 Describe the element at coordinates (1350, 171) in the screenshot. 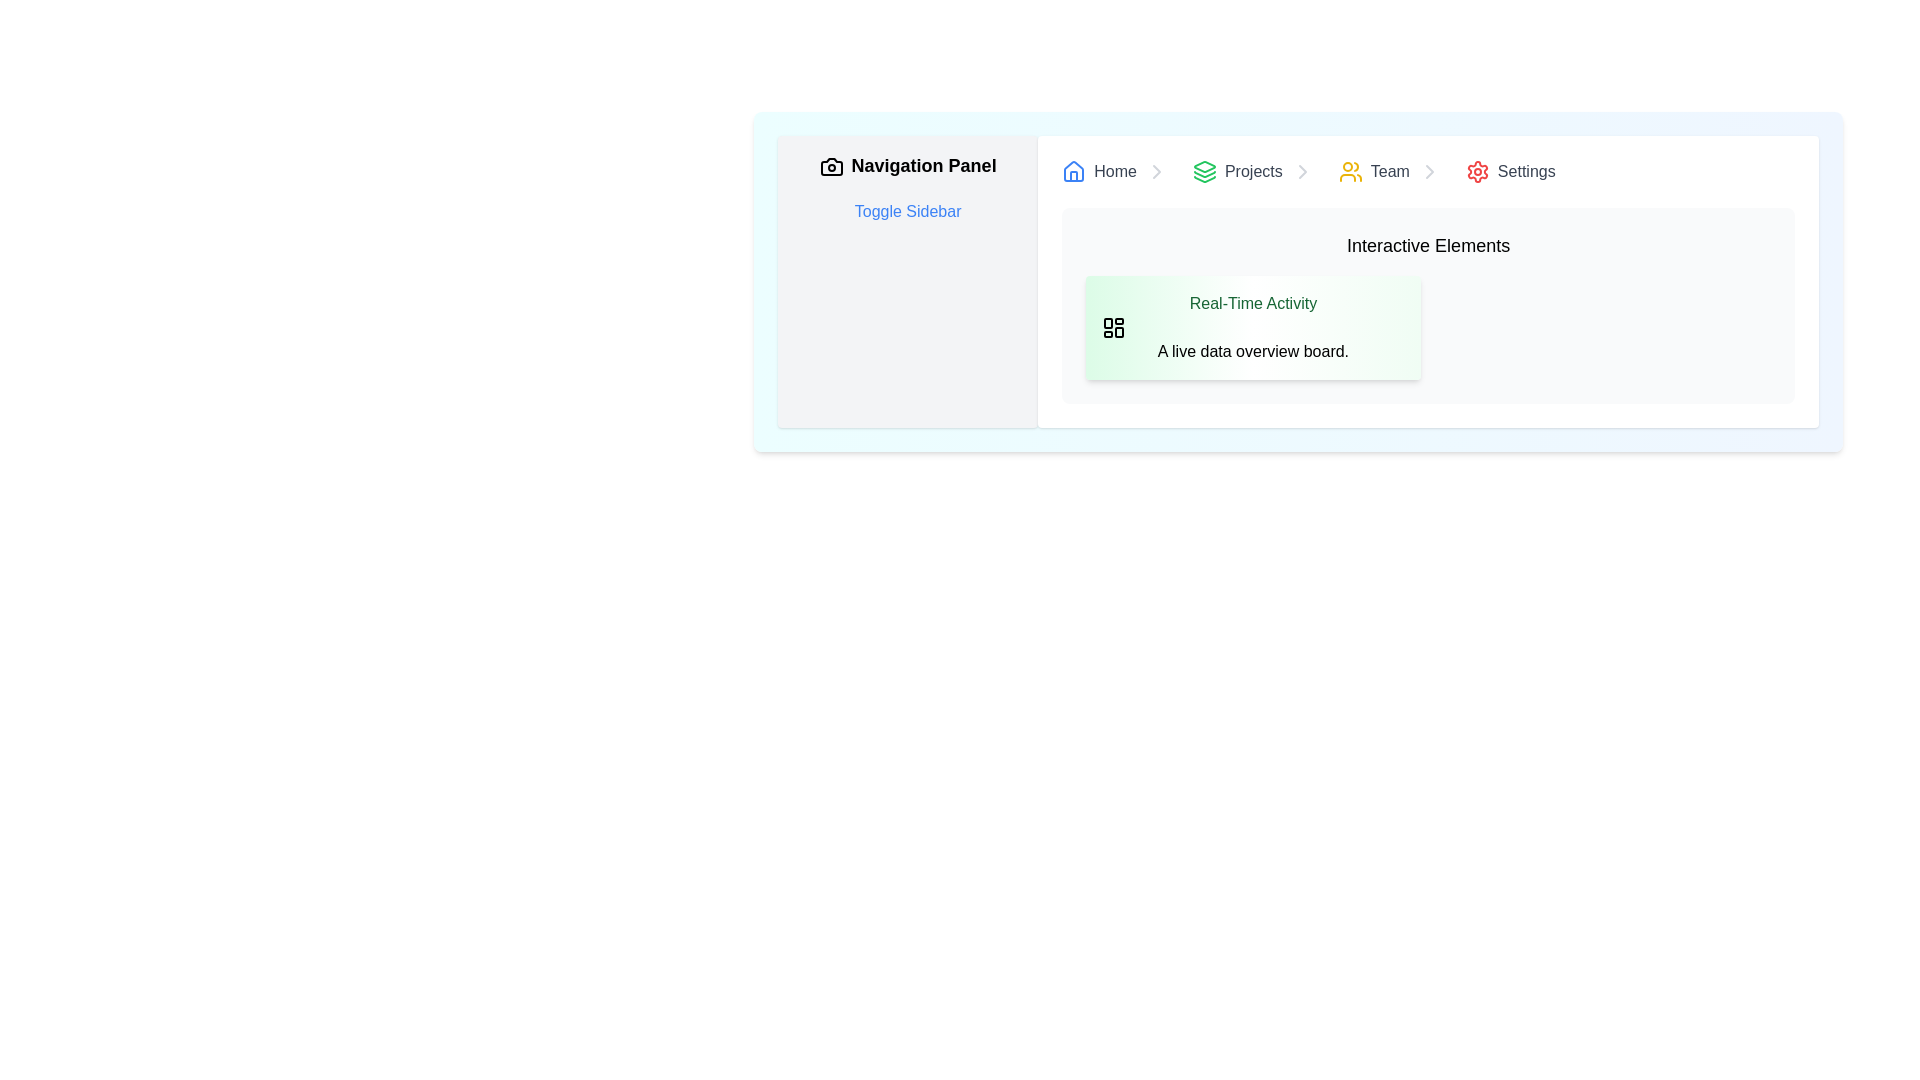

I see `the yellow group of people icon in the top navigation bar` at that location.